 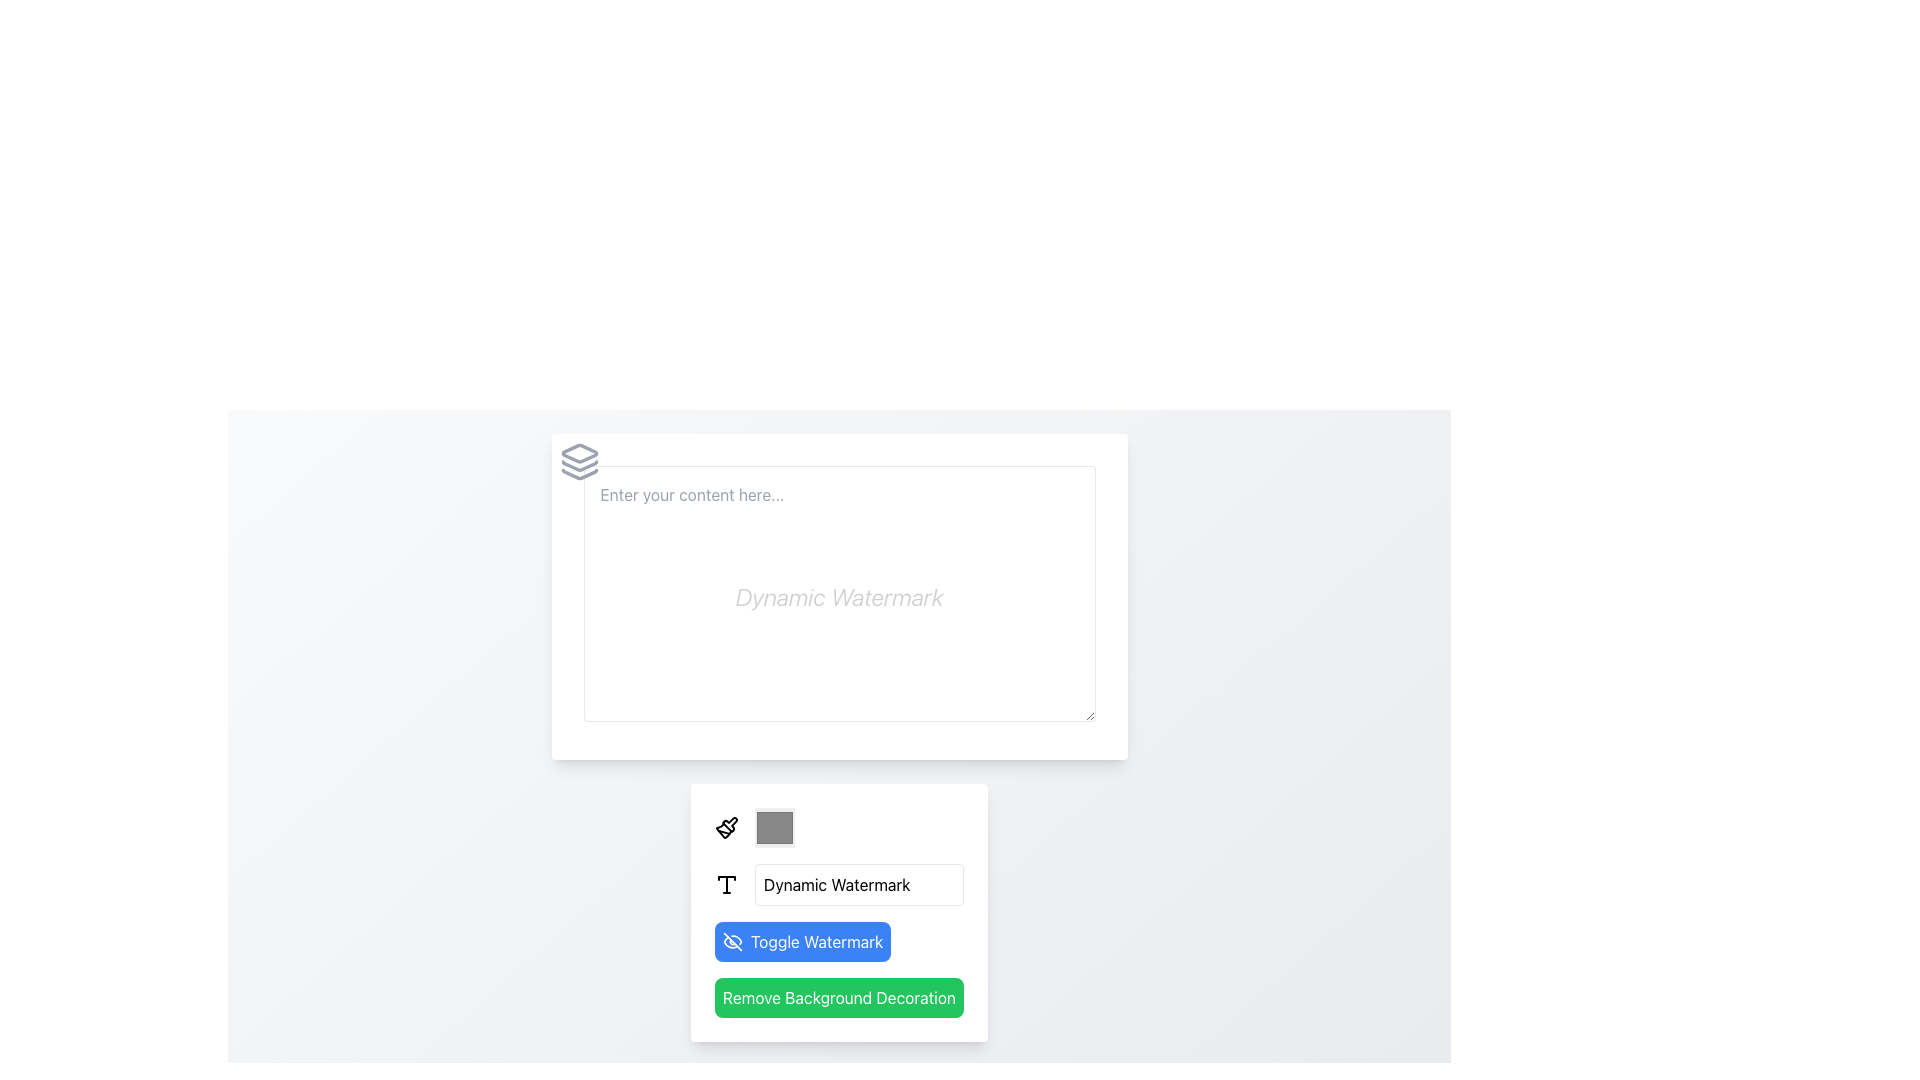 I want to click on the paintbrush icon, which is the first element in a horizontal group located at the bottom section of the page, so click(x=725, y=828).